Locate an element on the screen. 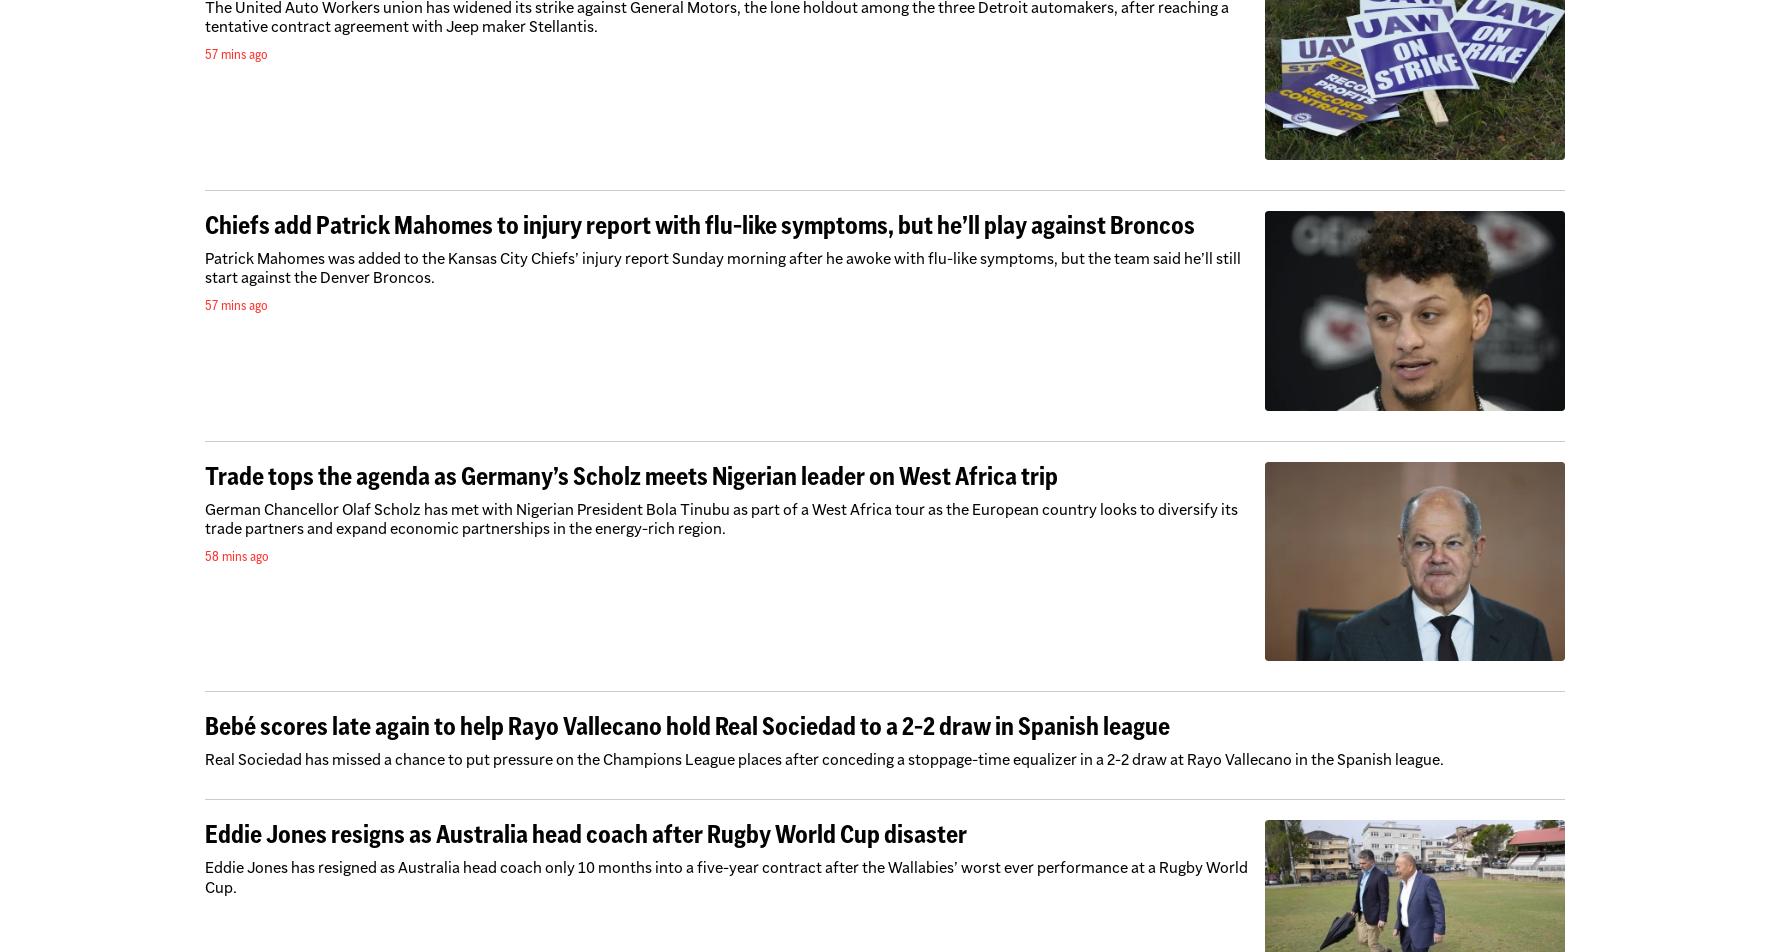  'Patrick Mahomes was added to the Kansas City Chiefs’ injury report Sunday morning after he awoke with flu-like symptoms, but the team said he’ll still start against the Denver Broncos.' is located at coordinates (722, 267).